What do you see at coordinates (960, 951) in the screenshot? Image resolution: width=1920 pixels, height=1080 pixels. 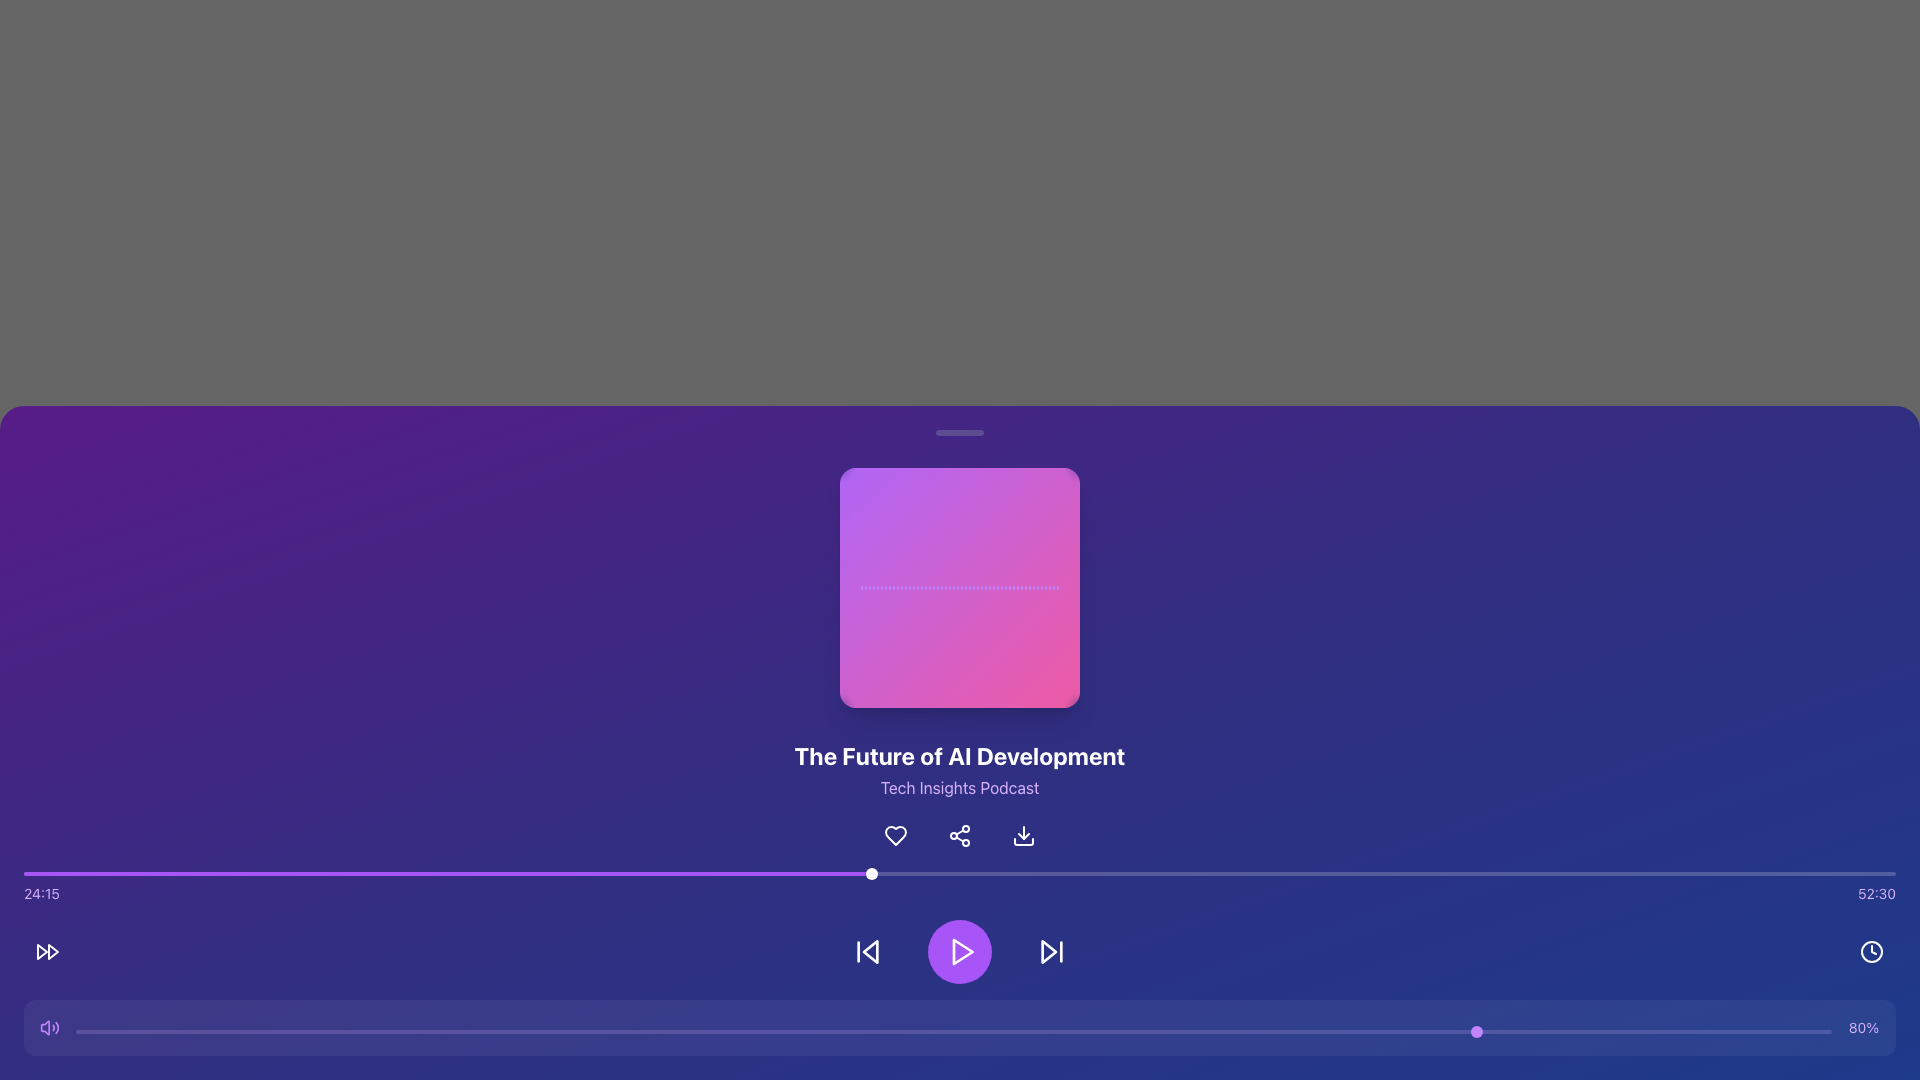 I see `the circular purple play button located centrally at the bottom of the interface to play or pause the media` at bounding box center [960, 951].